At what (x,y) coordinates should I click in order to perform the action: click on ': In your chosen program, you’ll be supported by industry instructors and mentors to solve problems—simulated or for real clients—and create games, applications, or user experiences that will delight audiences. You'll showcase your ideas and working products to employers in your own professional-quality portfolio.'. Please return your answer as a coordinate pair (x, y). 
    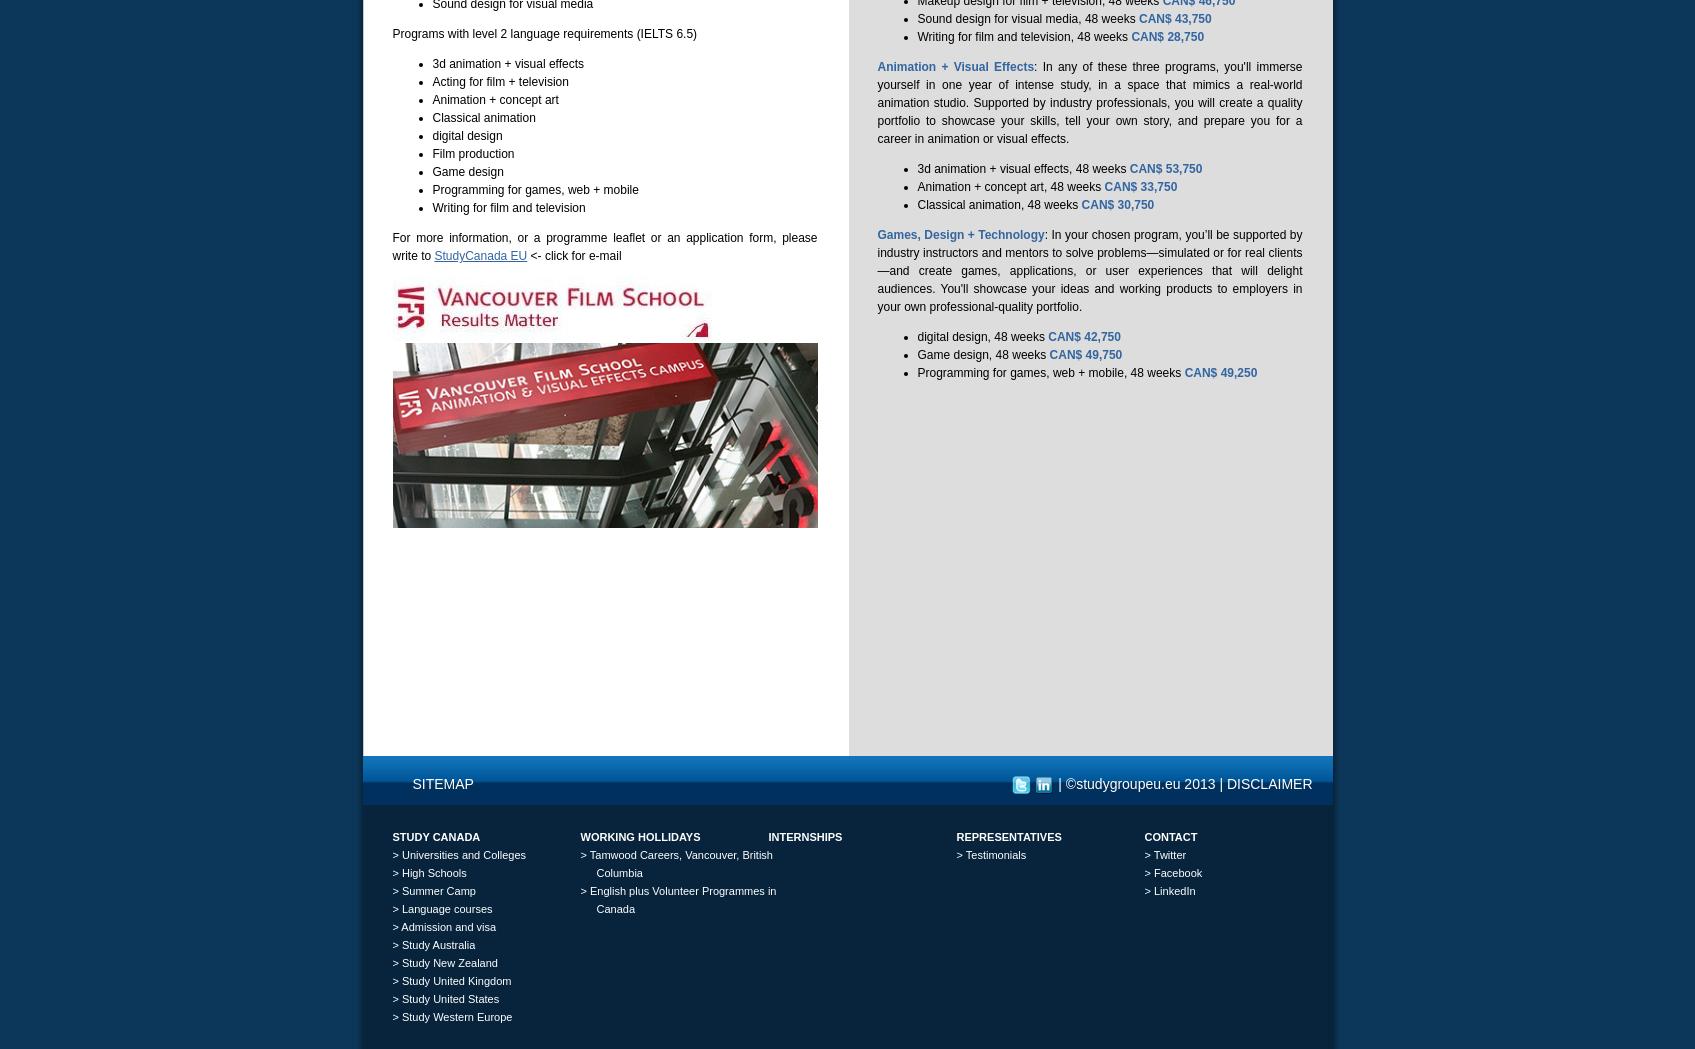
    Looking at the image, I should click on (1089, 269).